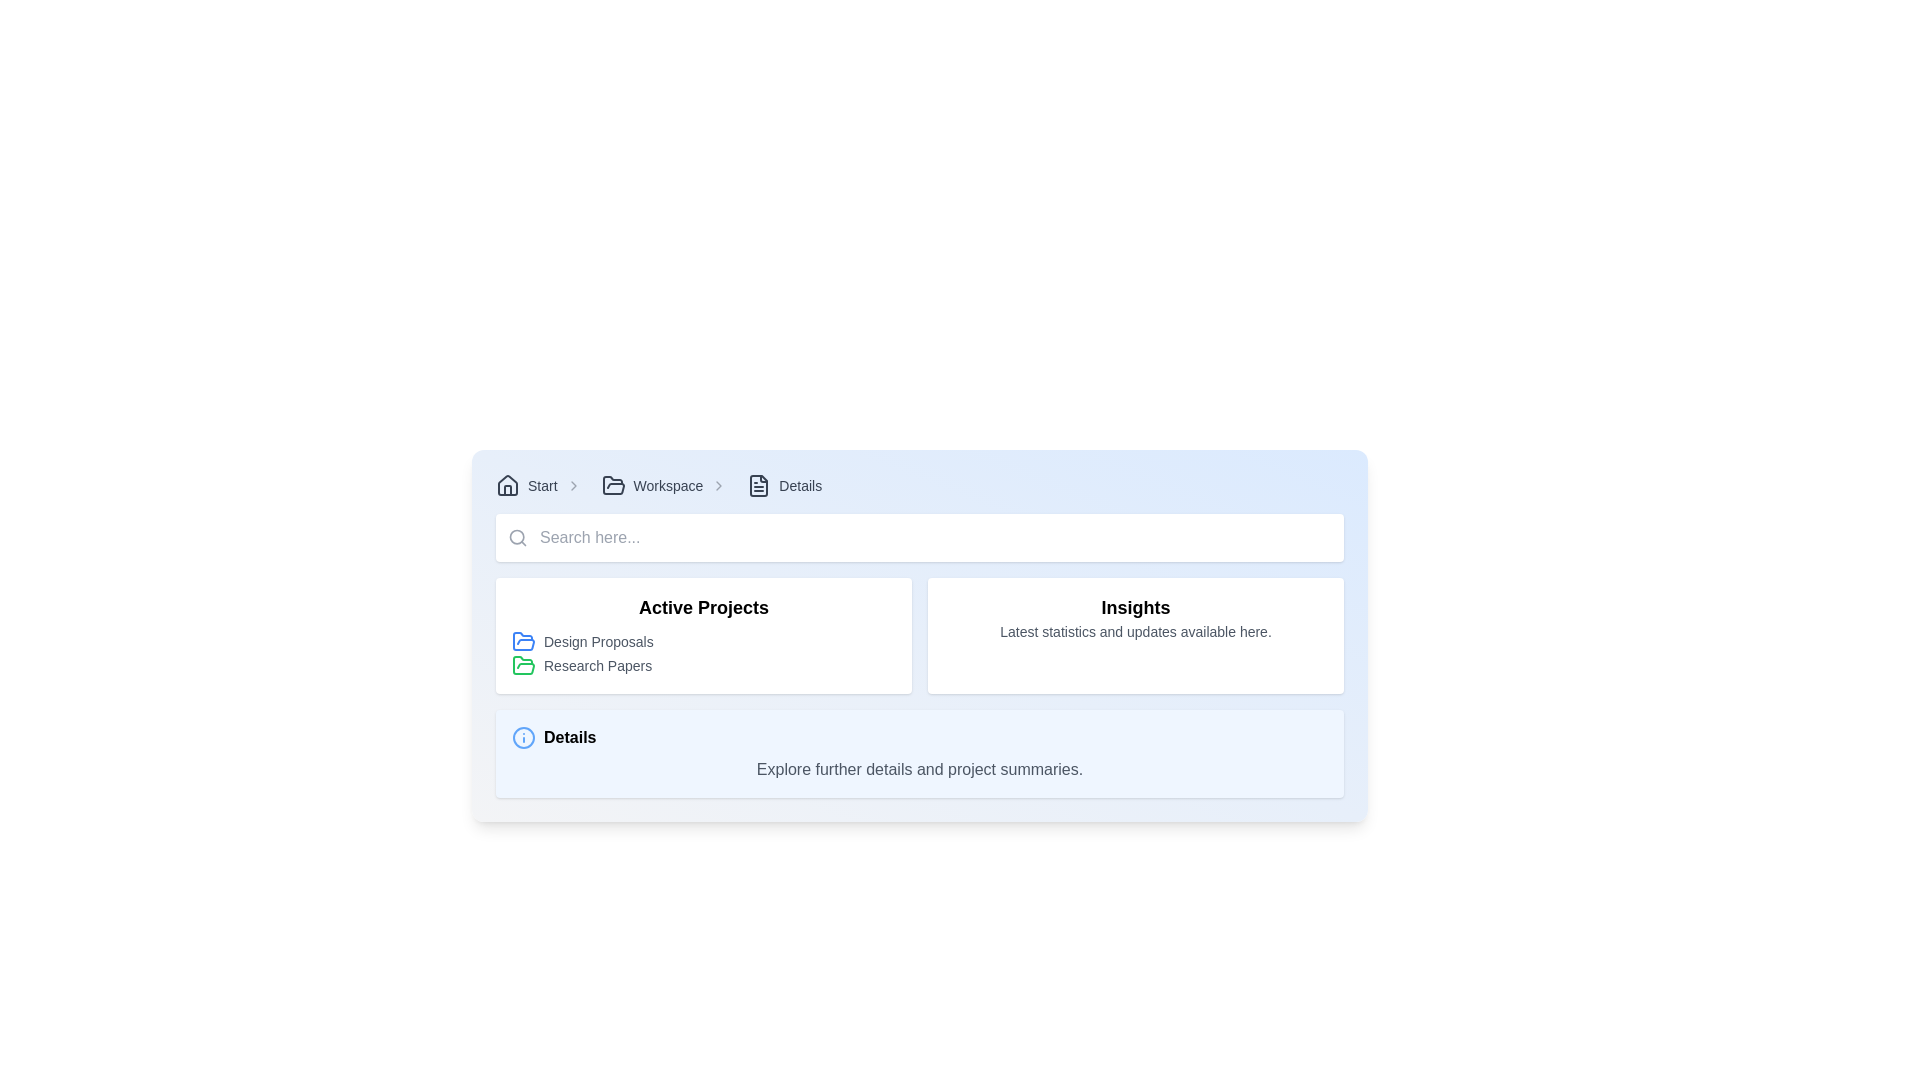 Image resolution: width=1920 pixels, height=1080 pixels. What do you see at coordinates (508, 485) in the screenshot?
I see `the house-shaped vector graphic located in the navigational header, part of the breadcrumb area labeled with 'Start', 'Workspace', and 'Details'` at bounding box center [508, 485].